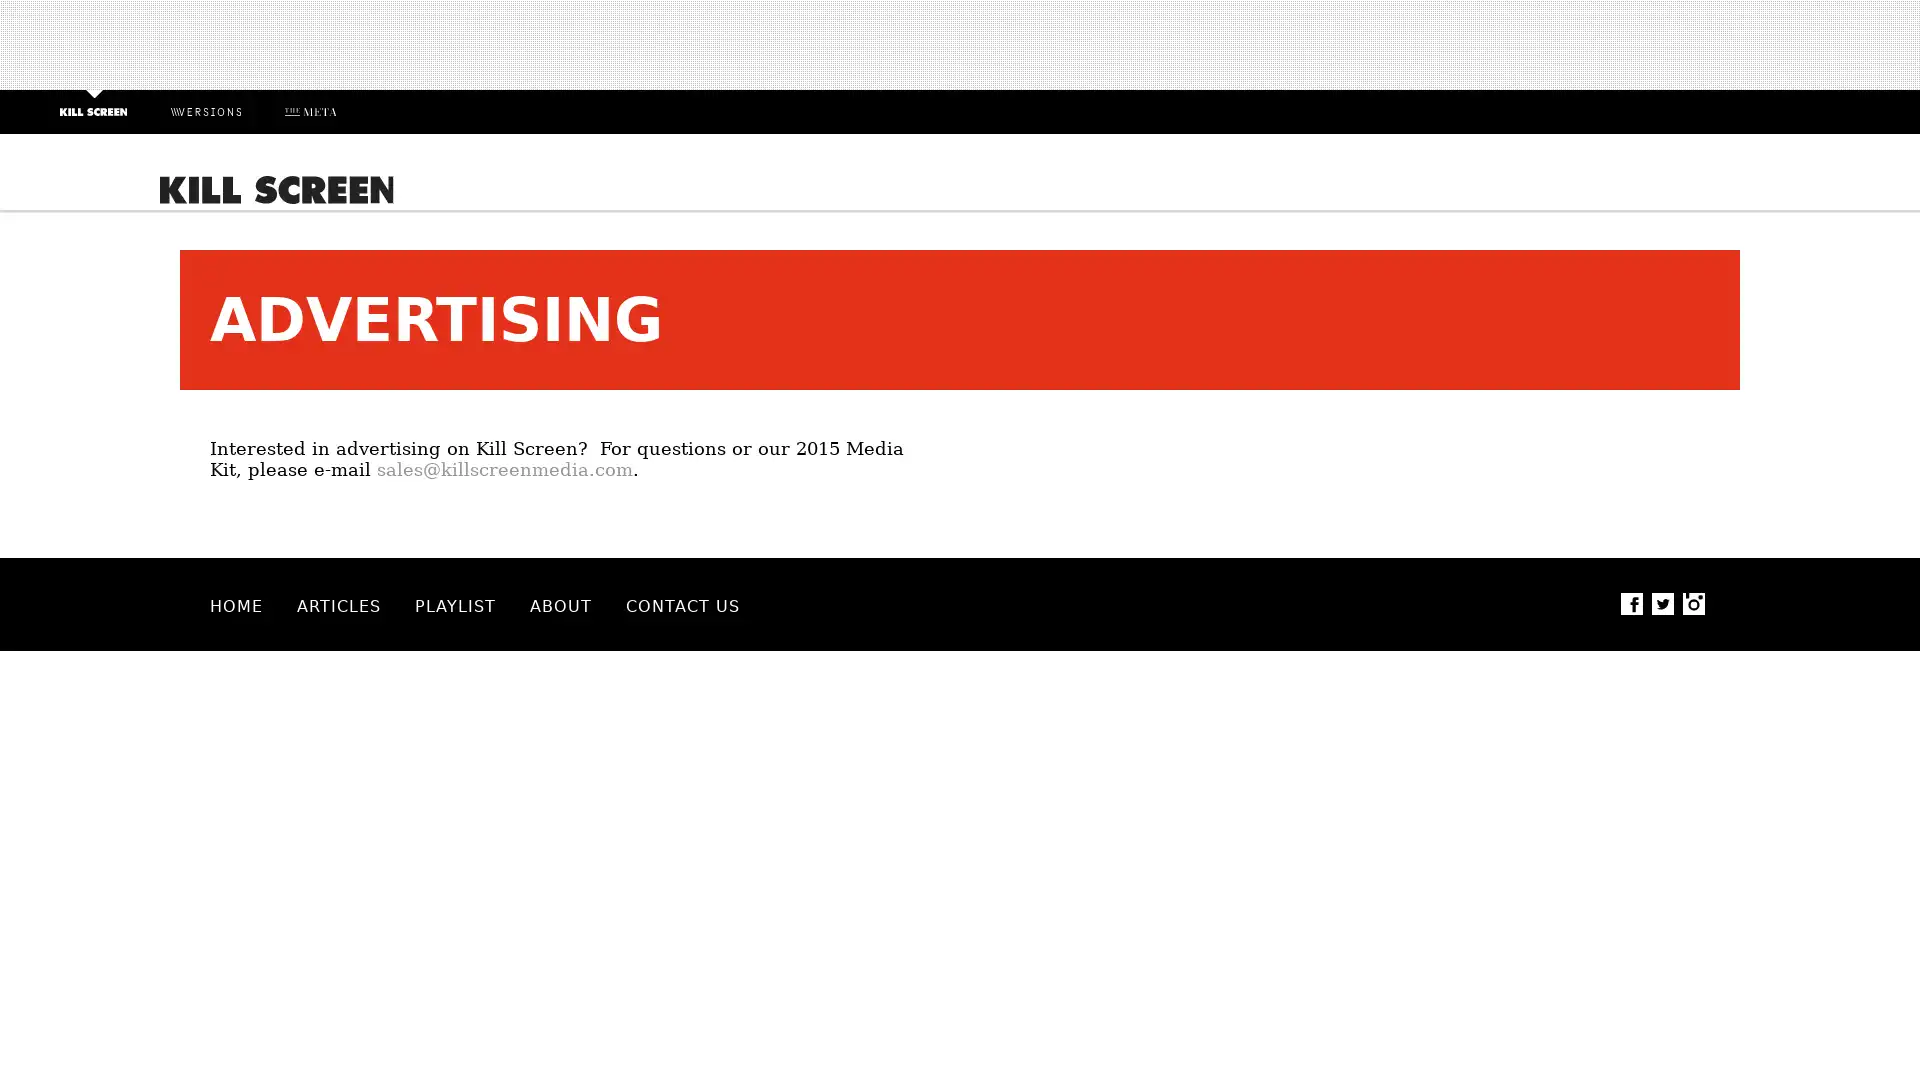 The width and height of the screenshot is (1920, 1080). I want to click on Search, so click(1661, 195).